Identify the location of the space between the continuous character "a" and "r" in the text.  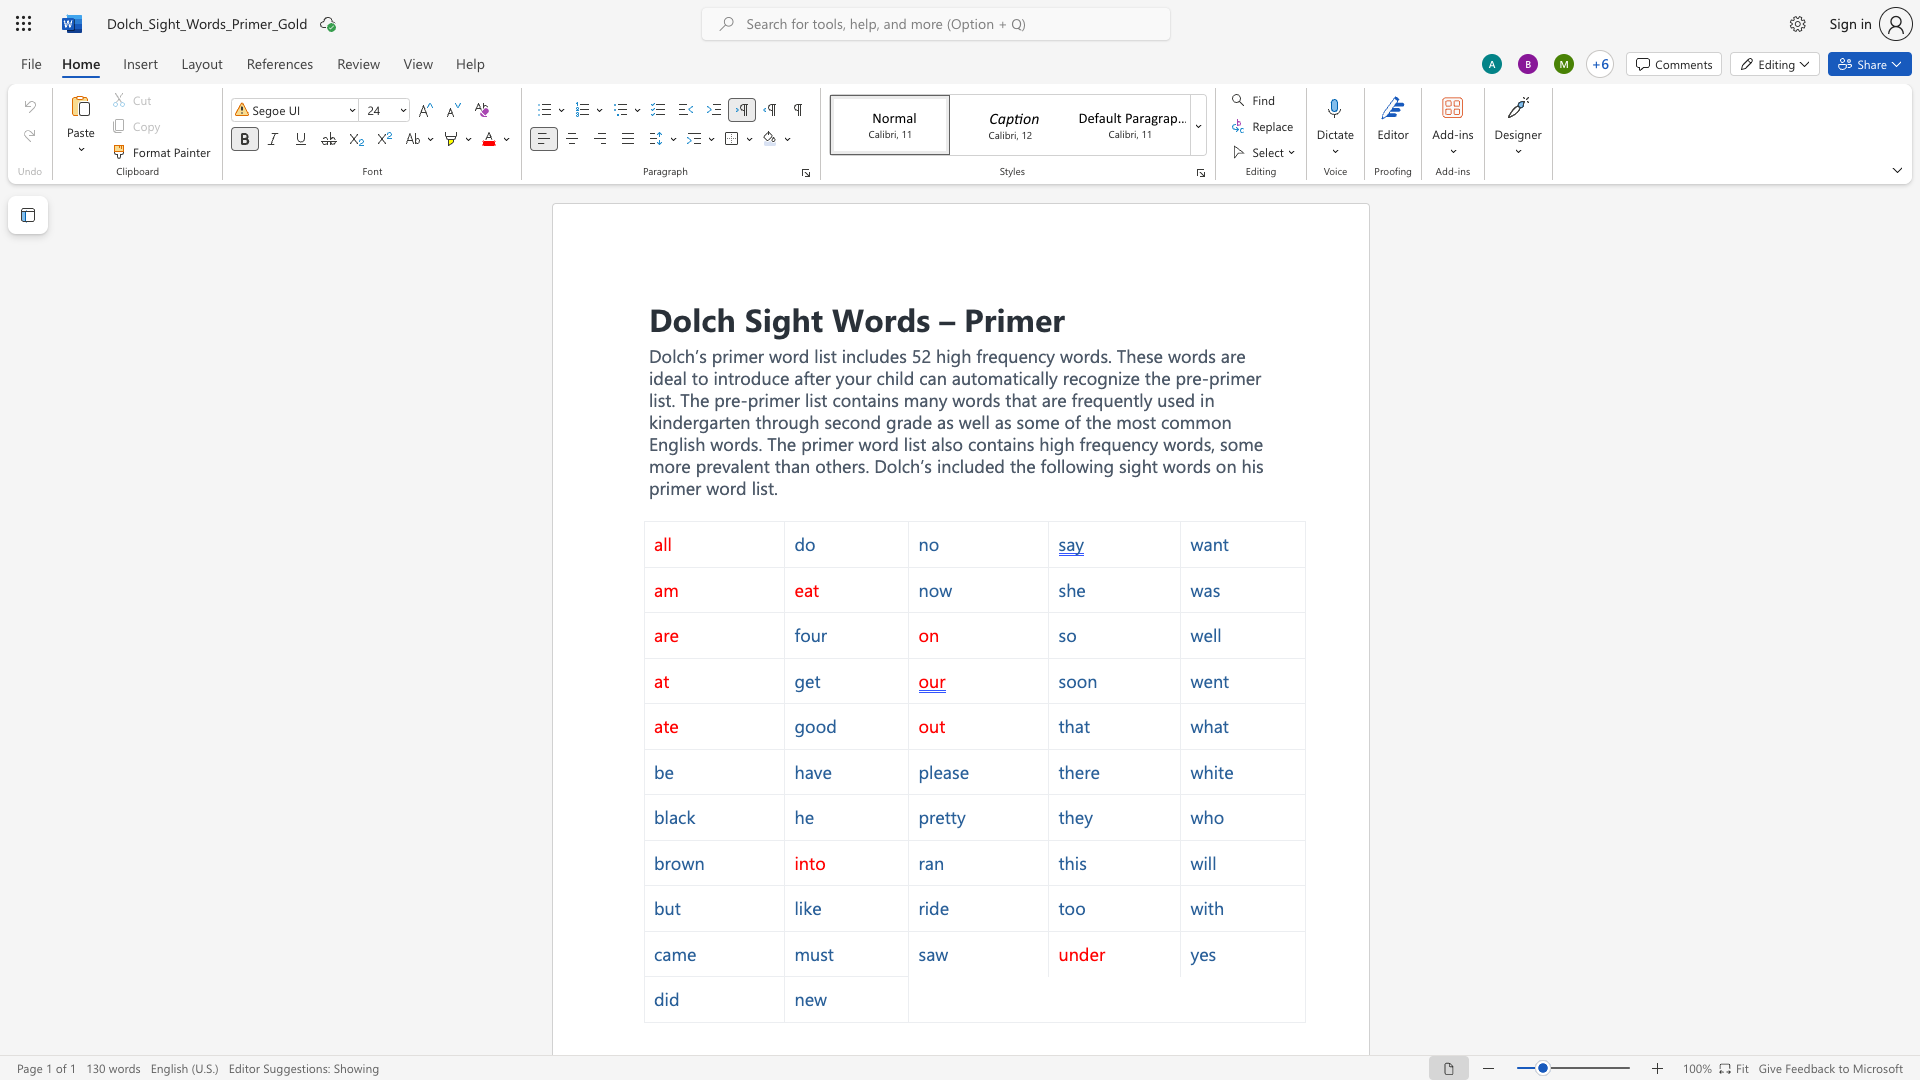
(1049, 400).